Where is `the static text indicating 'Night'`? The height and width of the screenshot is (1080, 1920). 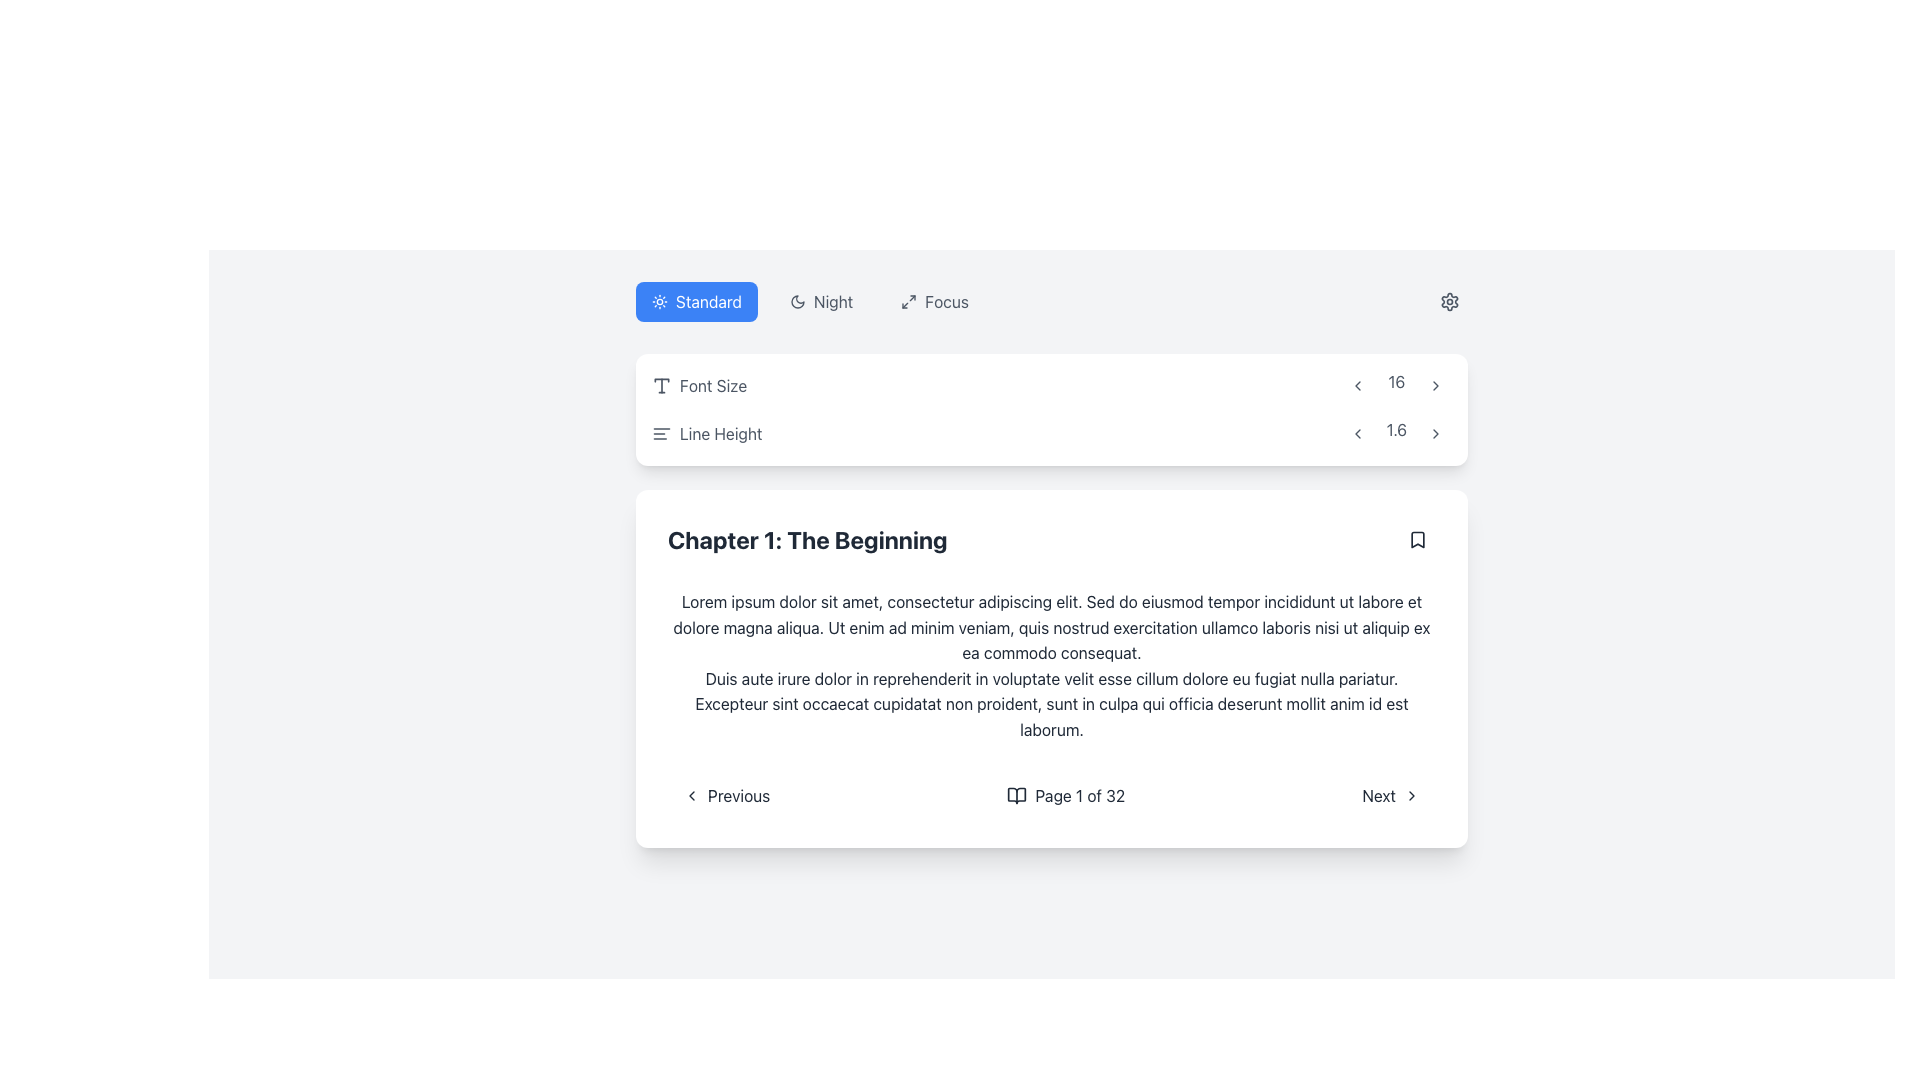 the static text indicating 'Night' is located at coordinates (833, 301).